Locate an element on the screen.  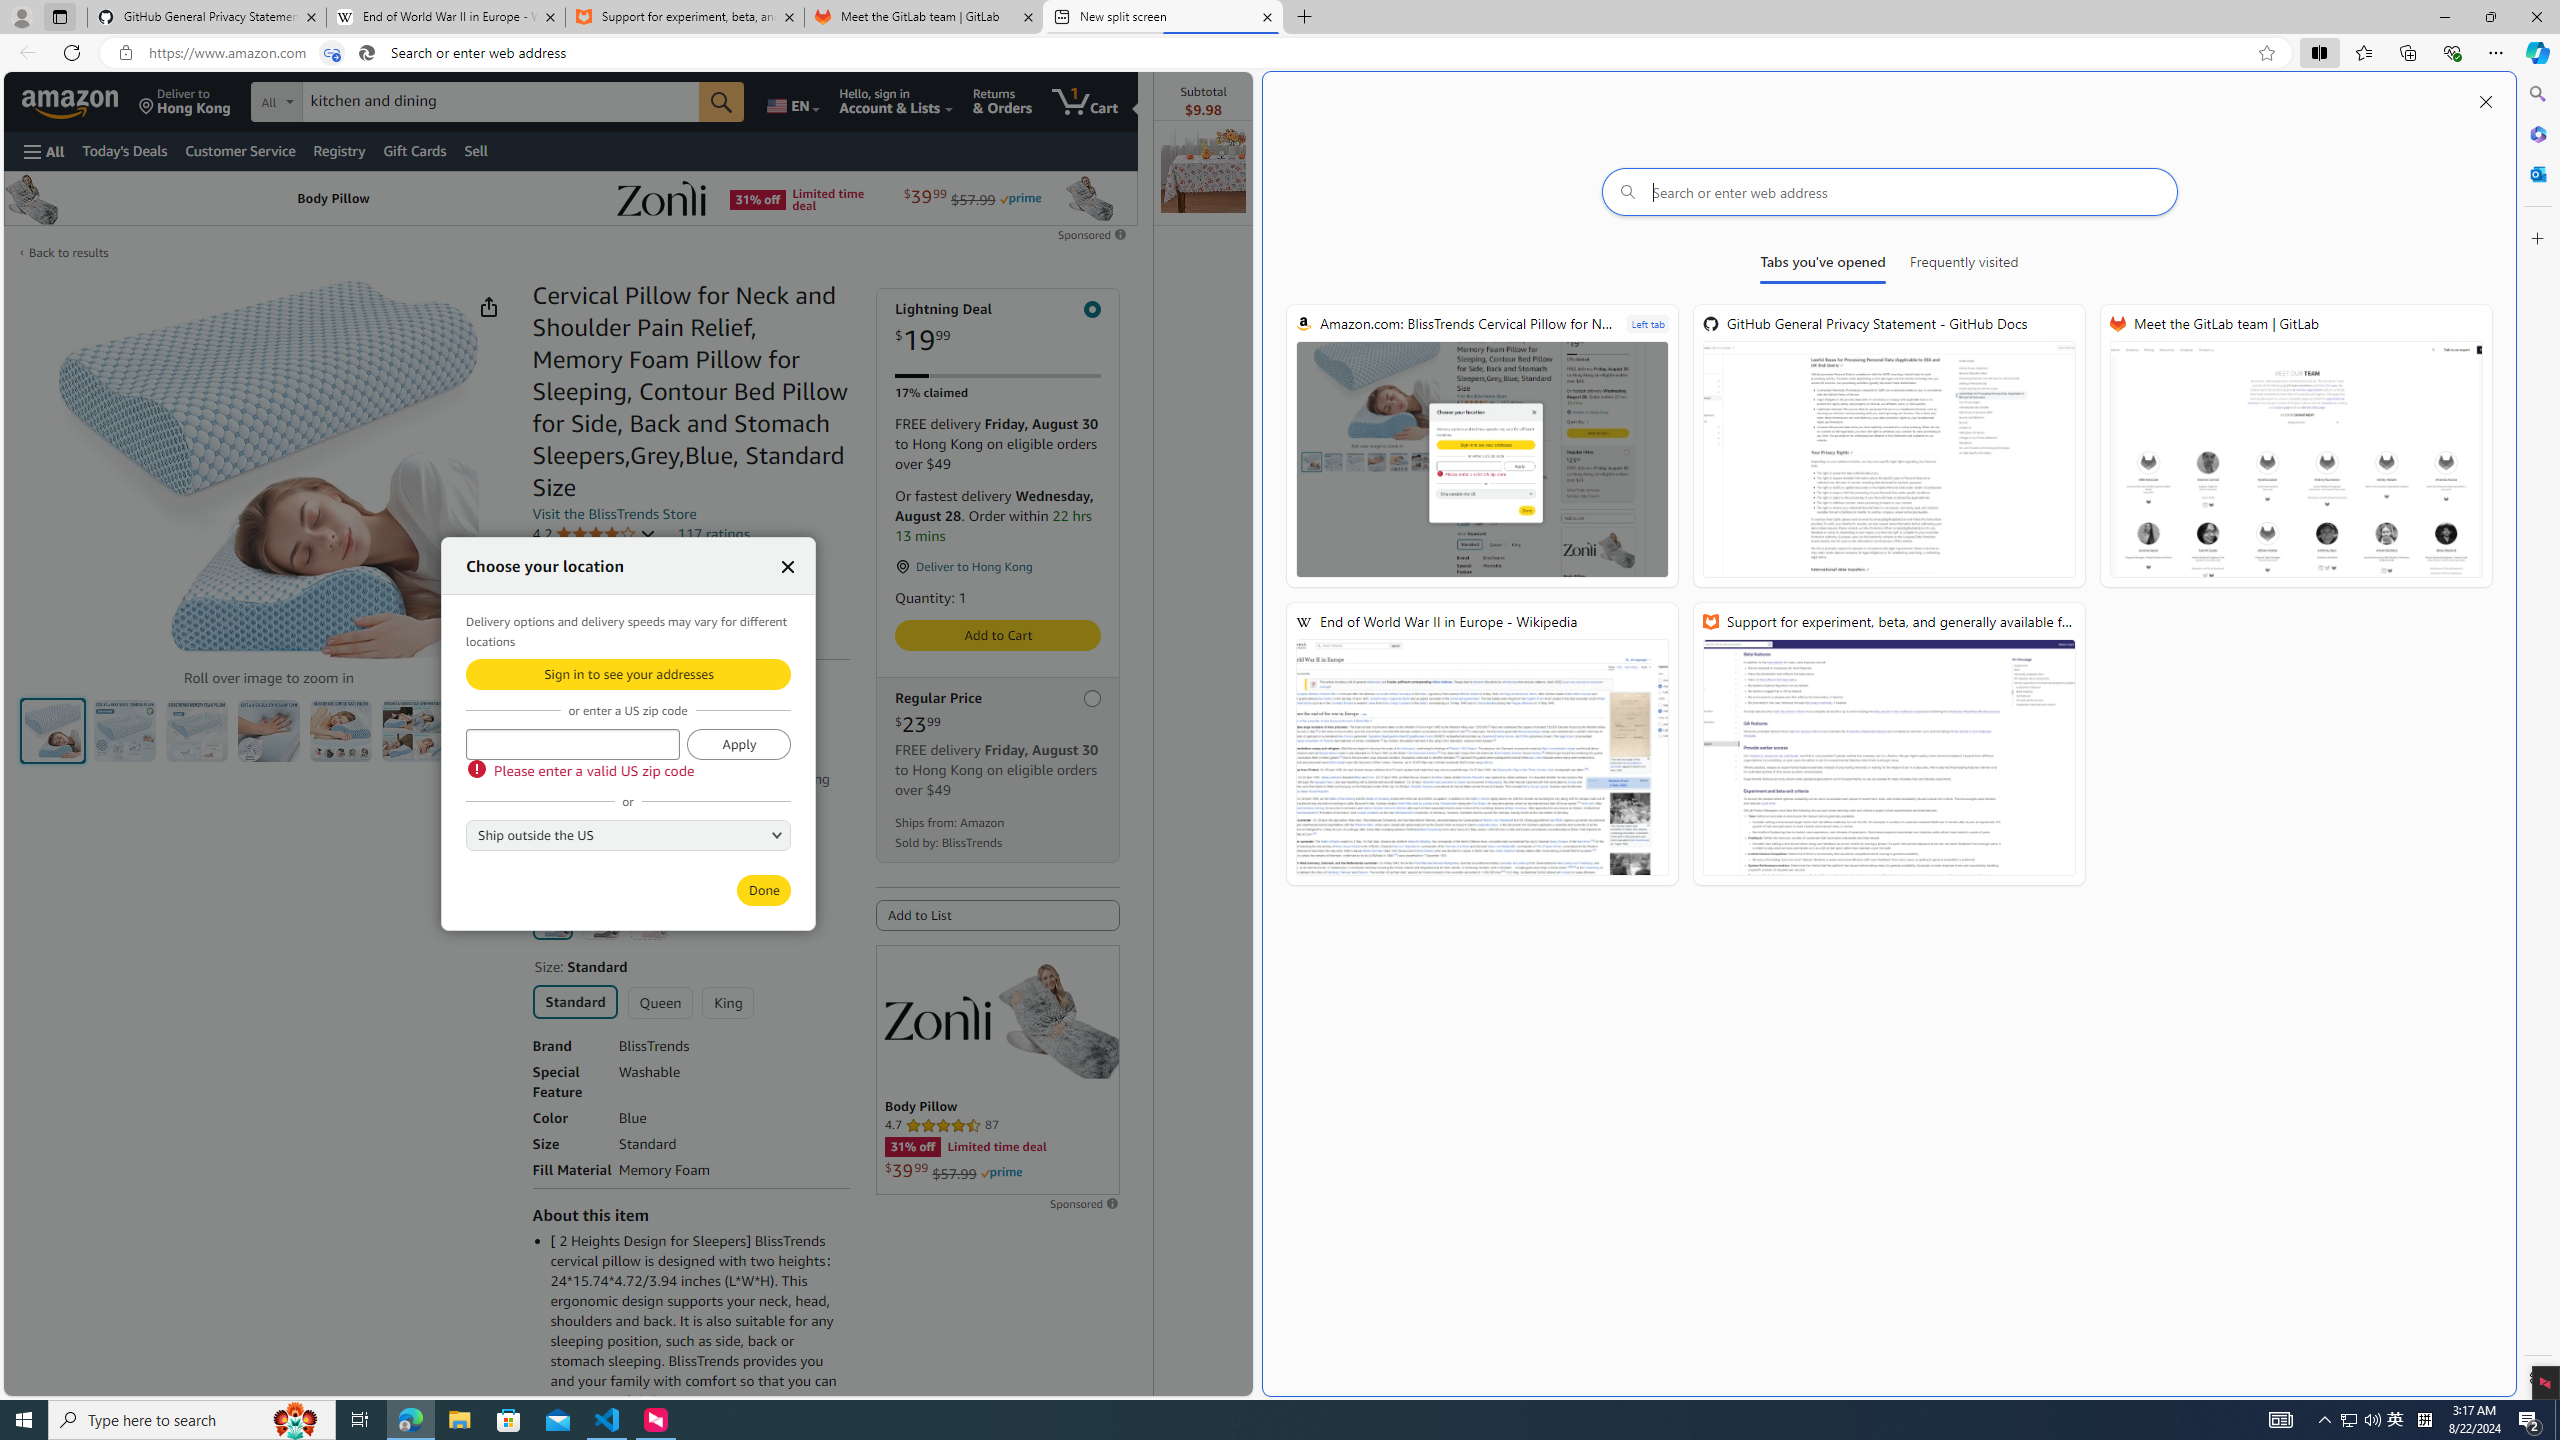
'Back to results' is located at coordinates (69, 252).